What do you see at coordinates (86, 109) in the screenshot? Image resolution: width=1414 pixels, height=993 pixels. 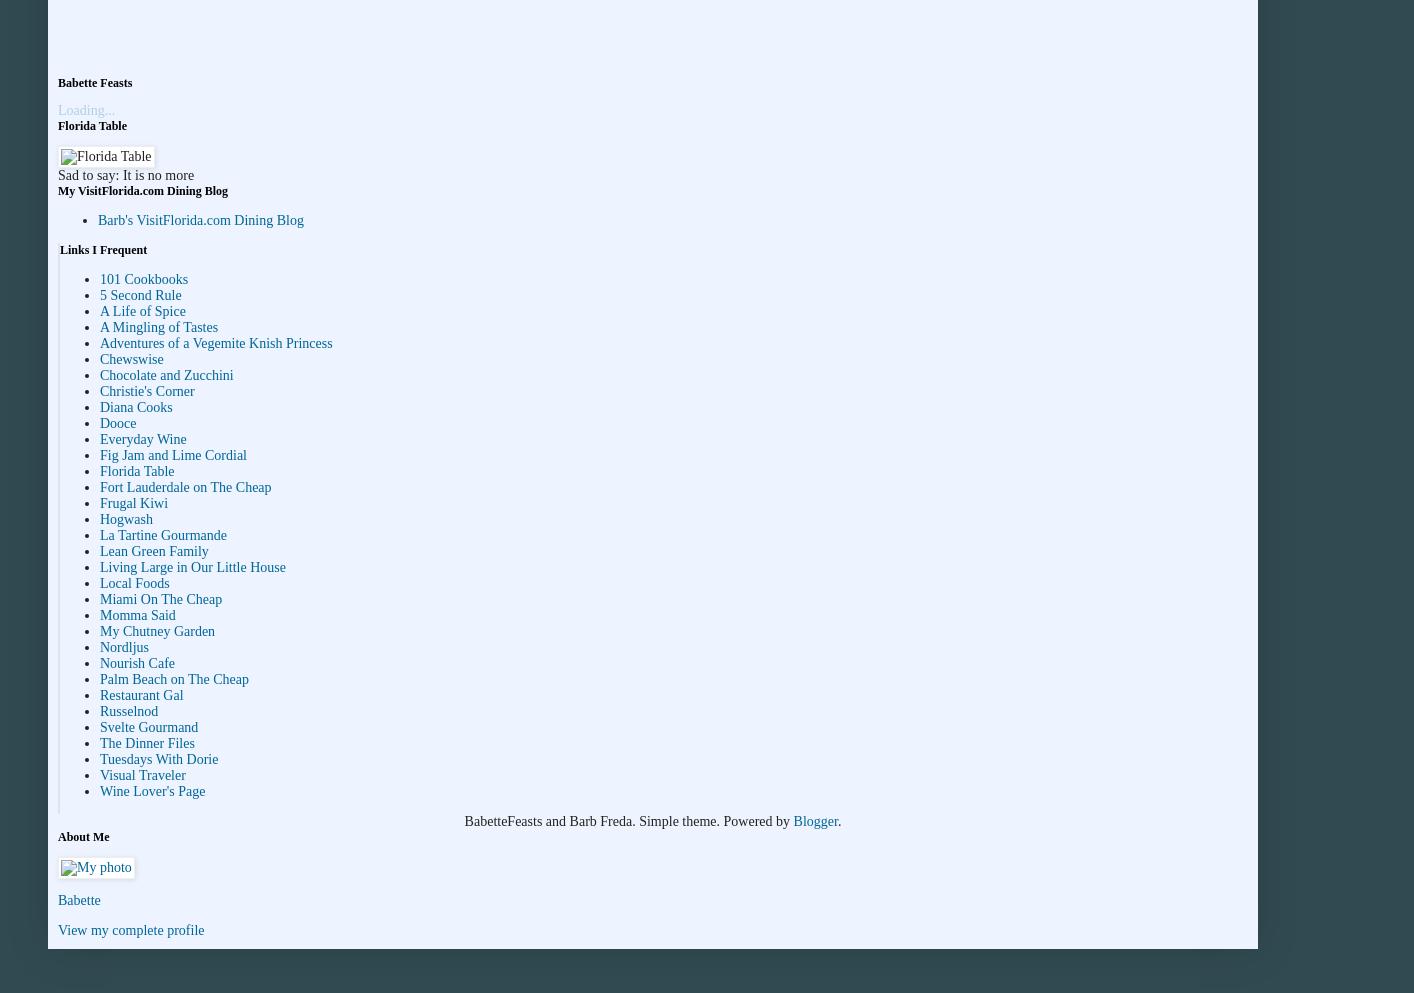 I see `'Loading...'` at bounding box center [86, 109].